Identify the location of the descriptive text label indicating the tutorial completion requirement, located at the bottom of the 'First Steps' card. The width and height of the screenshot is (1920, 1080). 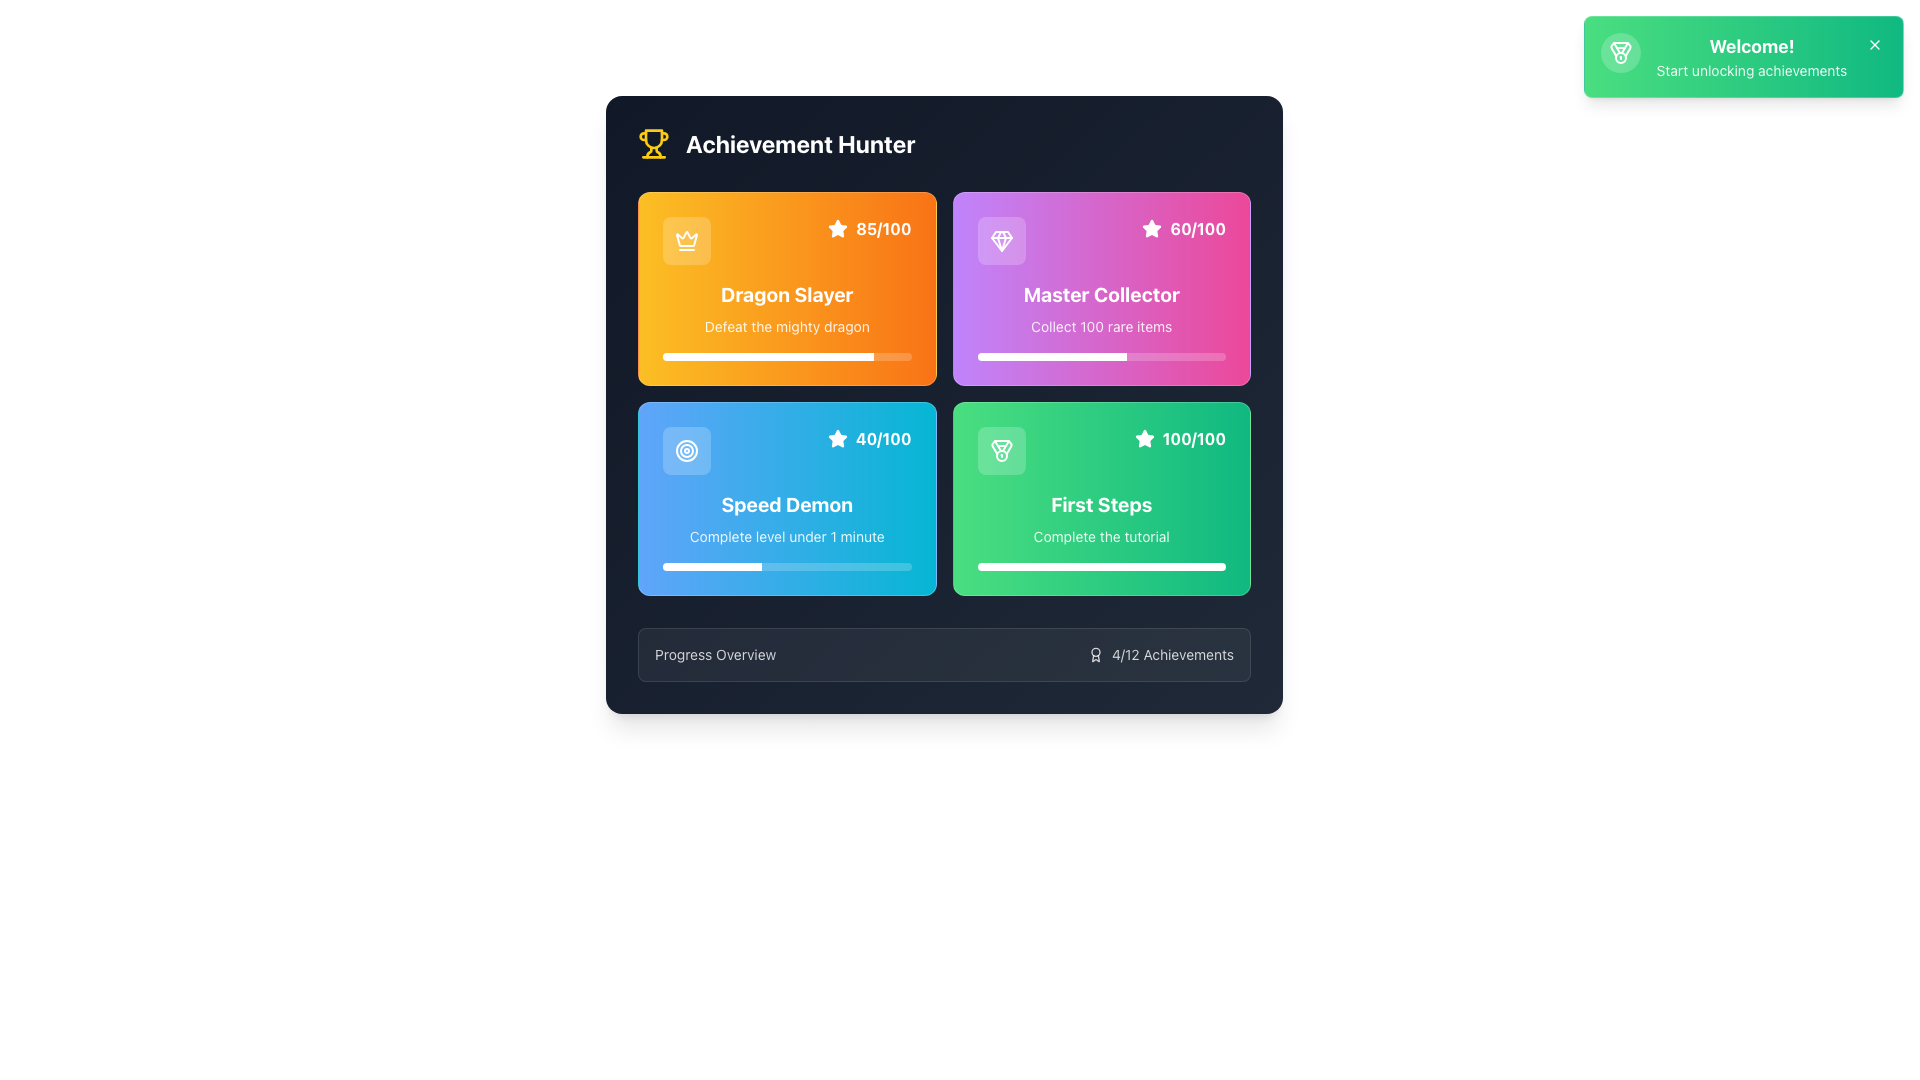
(1100, 535).